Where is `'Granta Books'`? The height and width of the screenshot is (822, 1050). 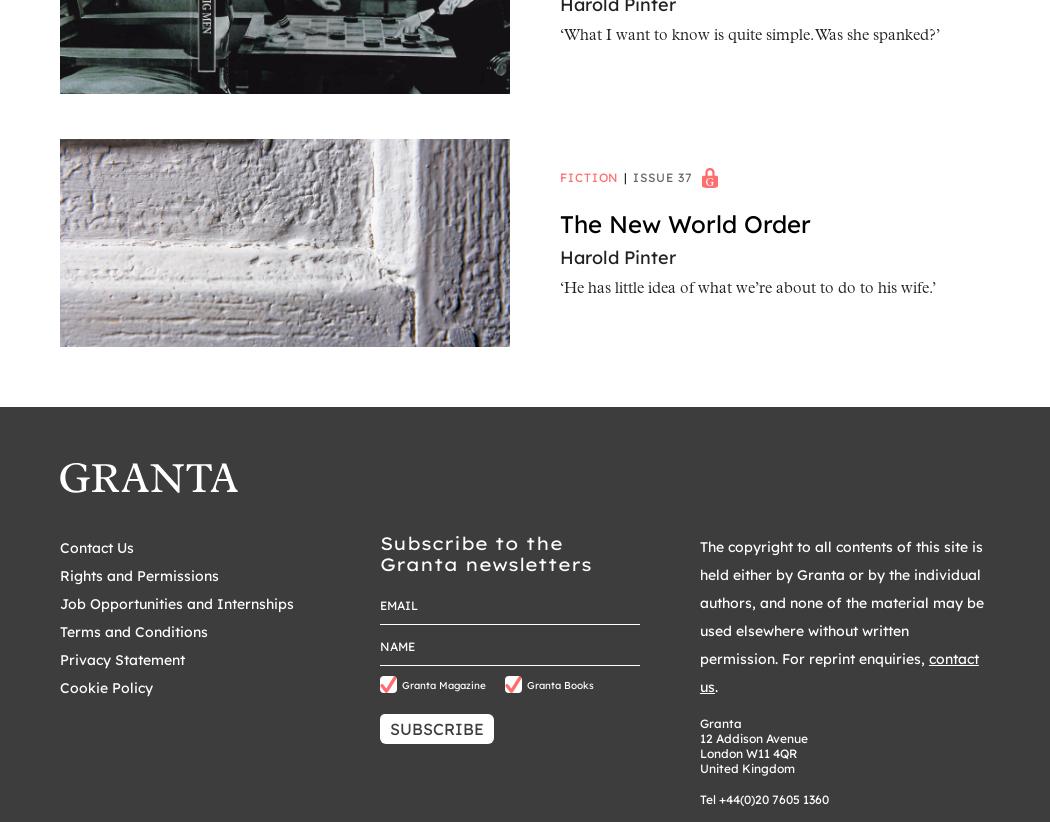 'Granta Books' is located at coordinates (526, 683).